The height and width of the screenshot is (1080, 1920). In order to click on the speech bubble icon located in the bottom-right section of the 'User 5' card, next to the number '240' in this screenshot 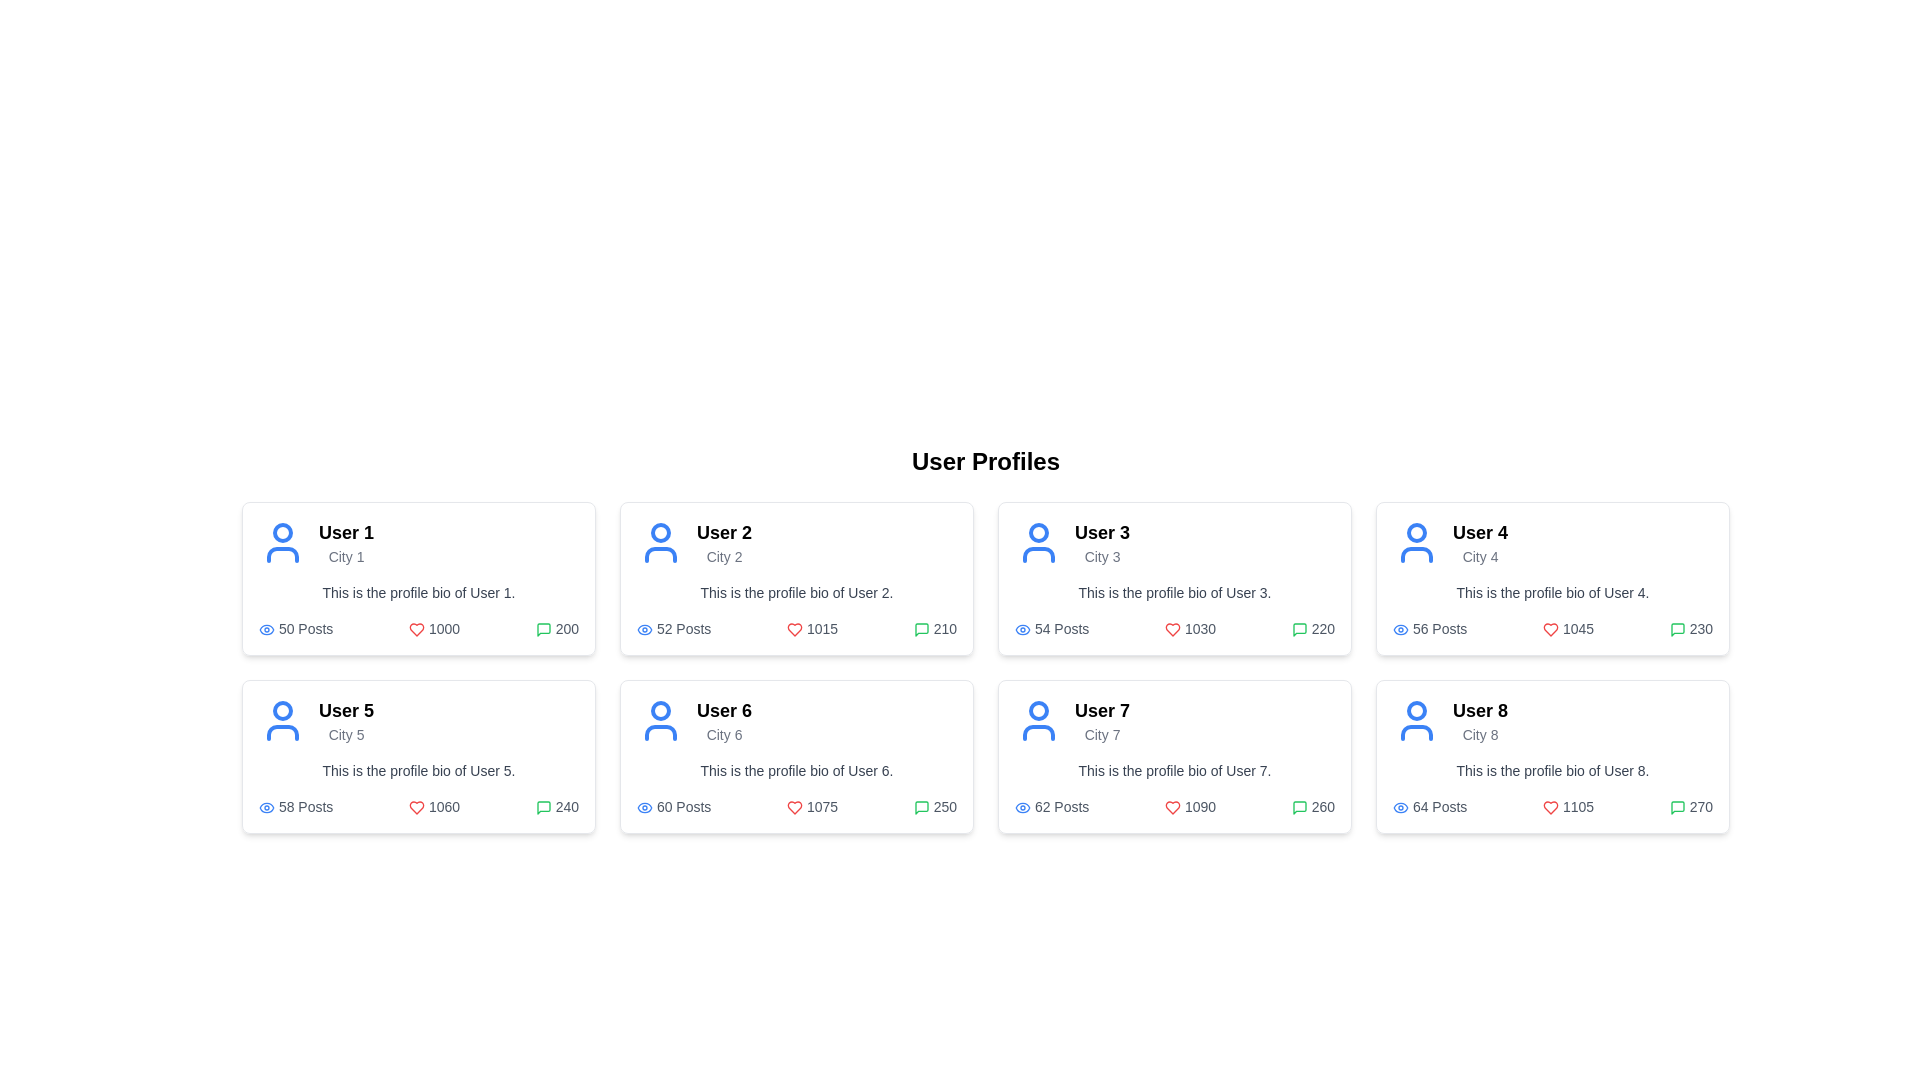, I will do `click(543, 807)`.